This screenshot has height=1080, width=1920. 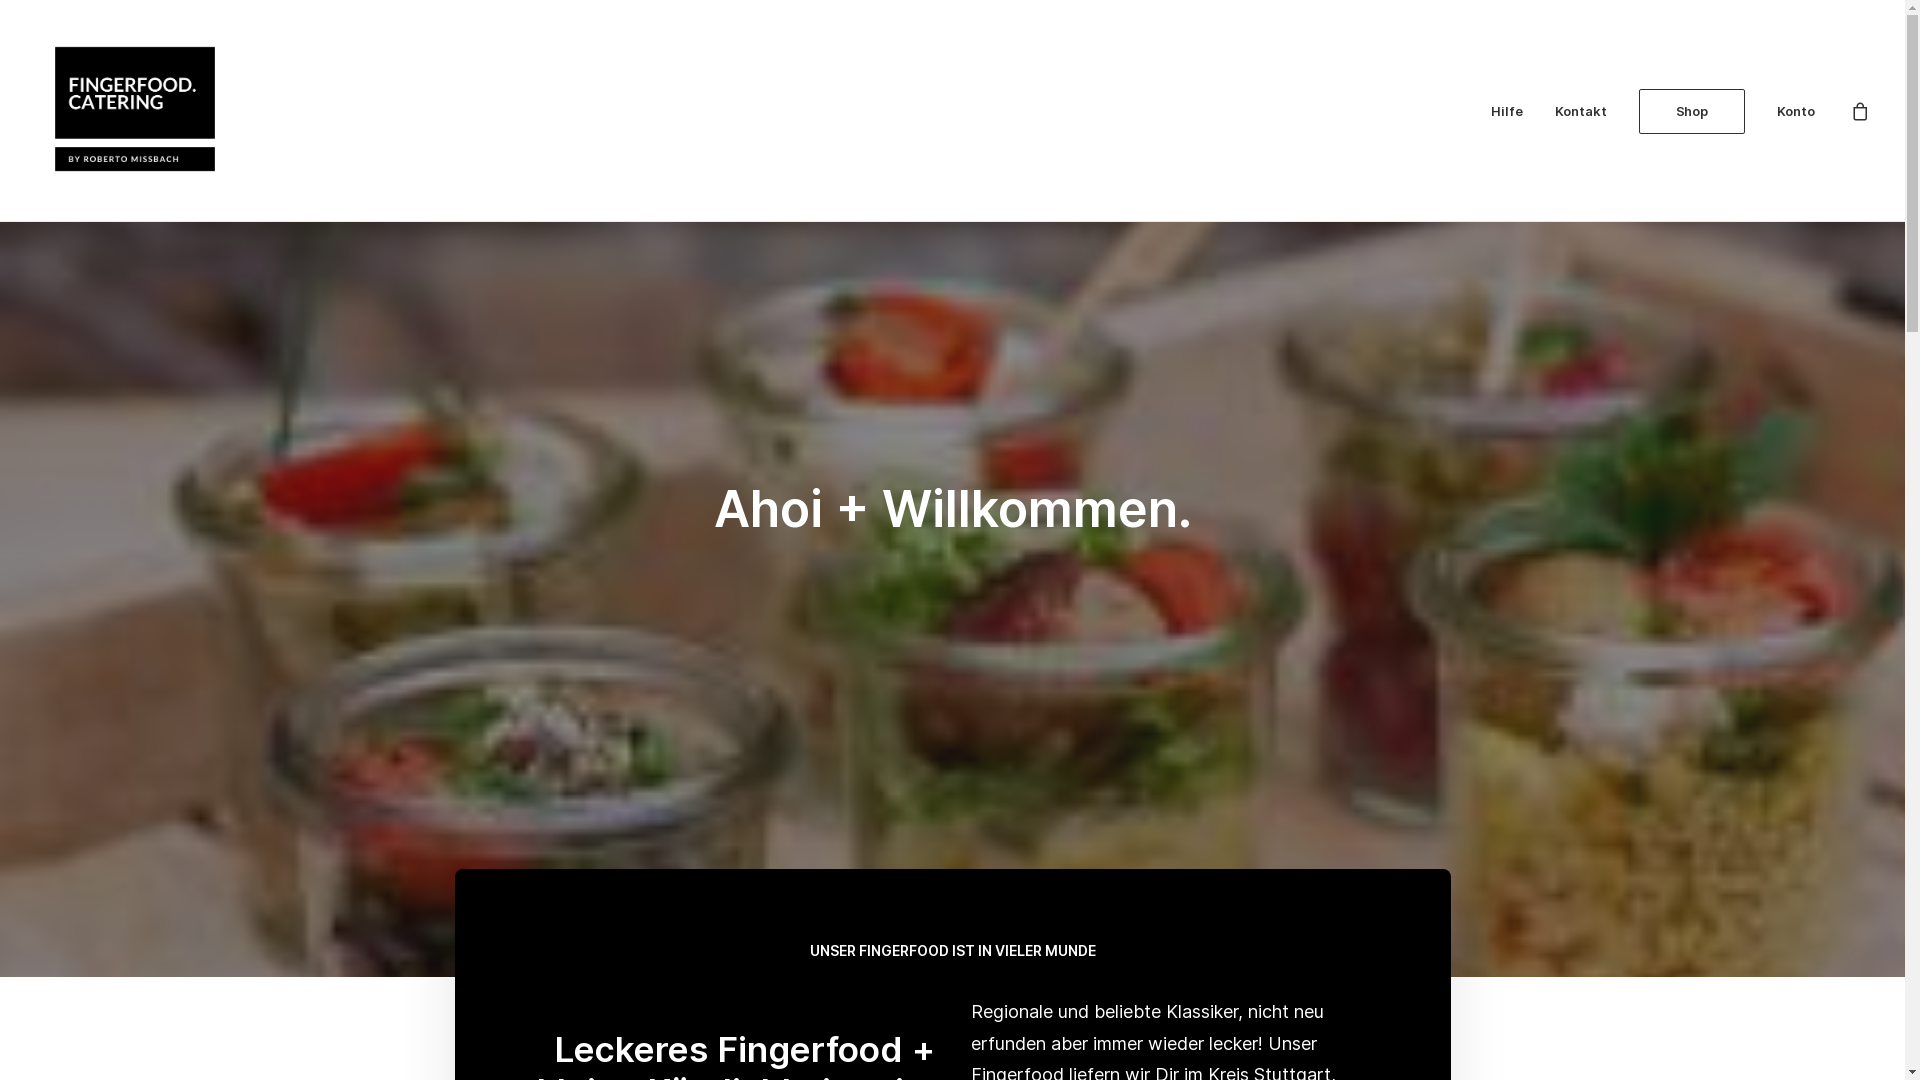 What do you see at coordinates (1625, 110) in the screenshot?
I see `'Shop'` at bounding box center [1625, 110].